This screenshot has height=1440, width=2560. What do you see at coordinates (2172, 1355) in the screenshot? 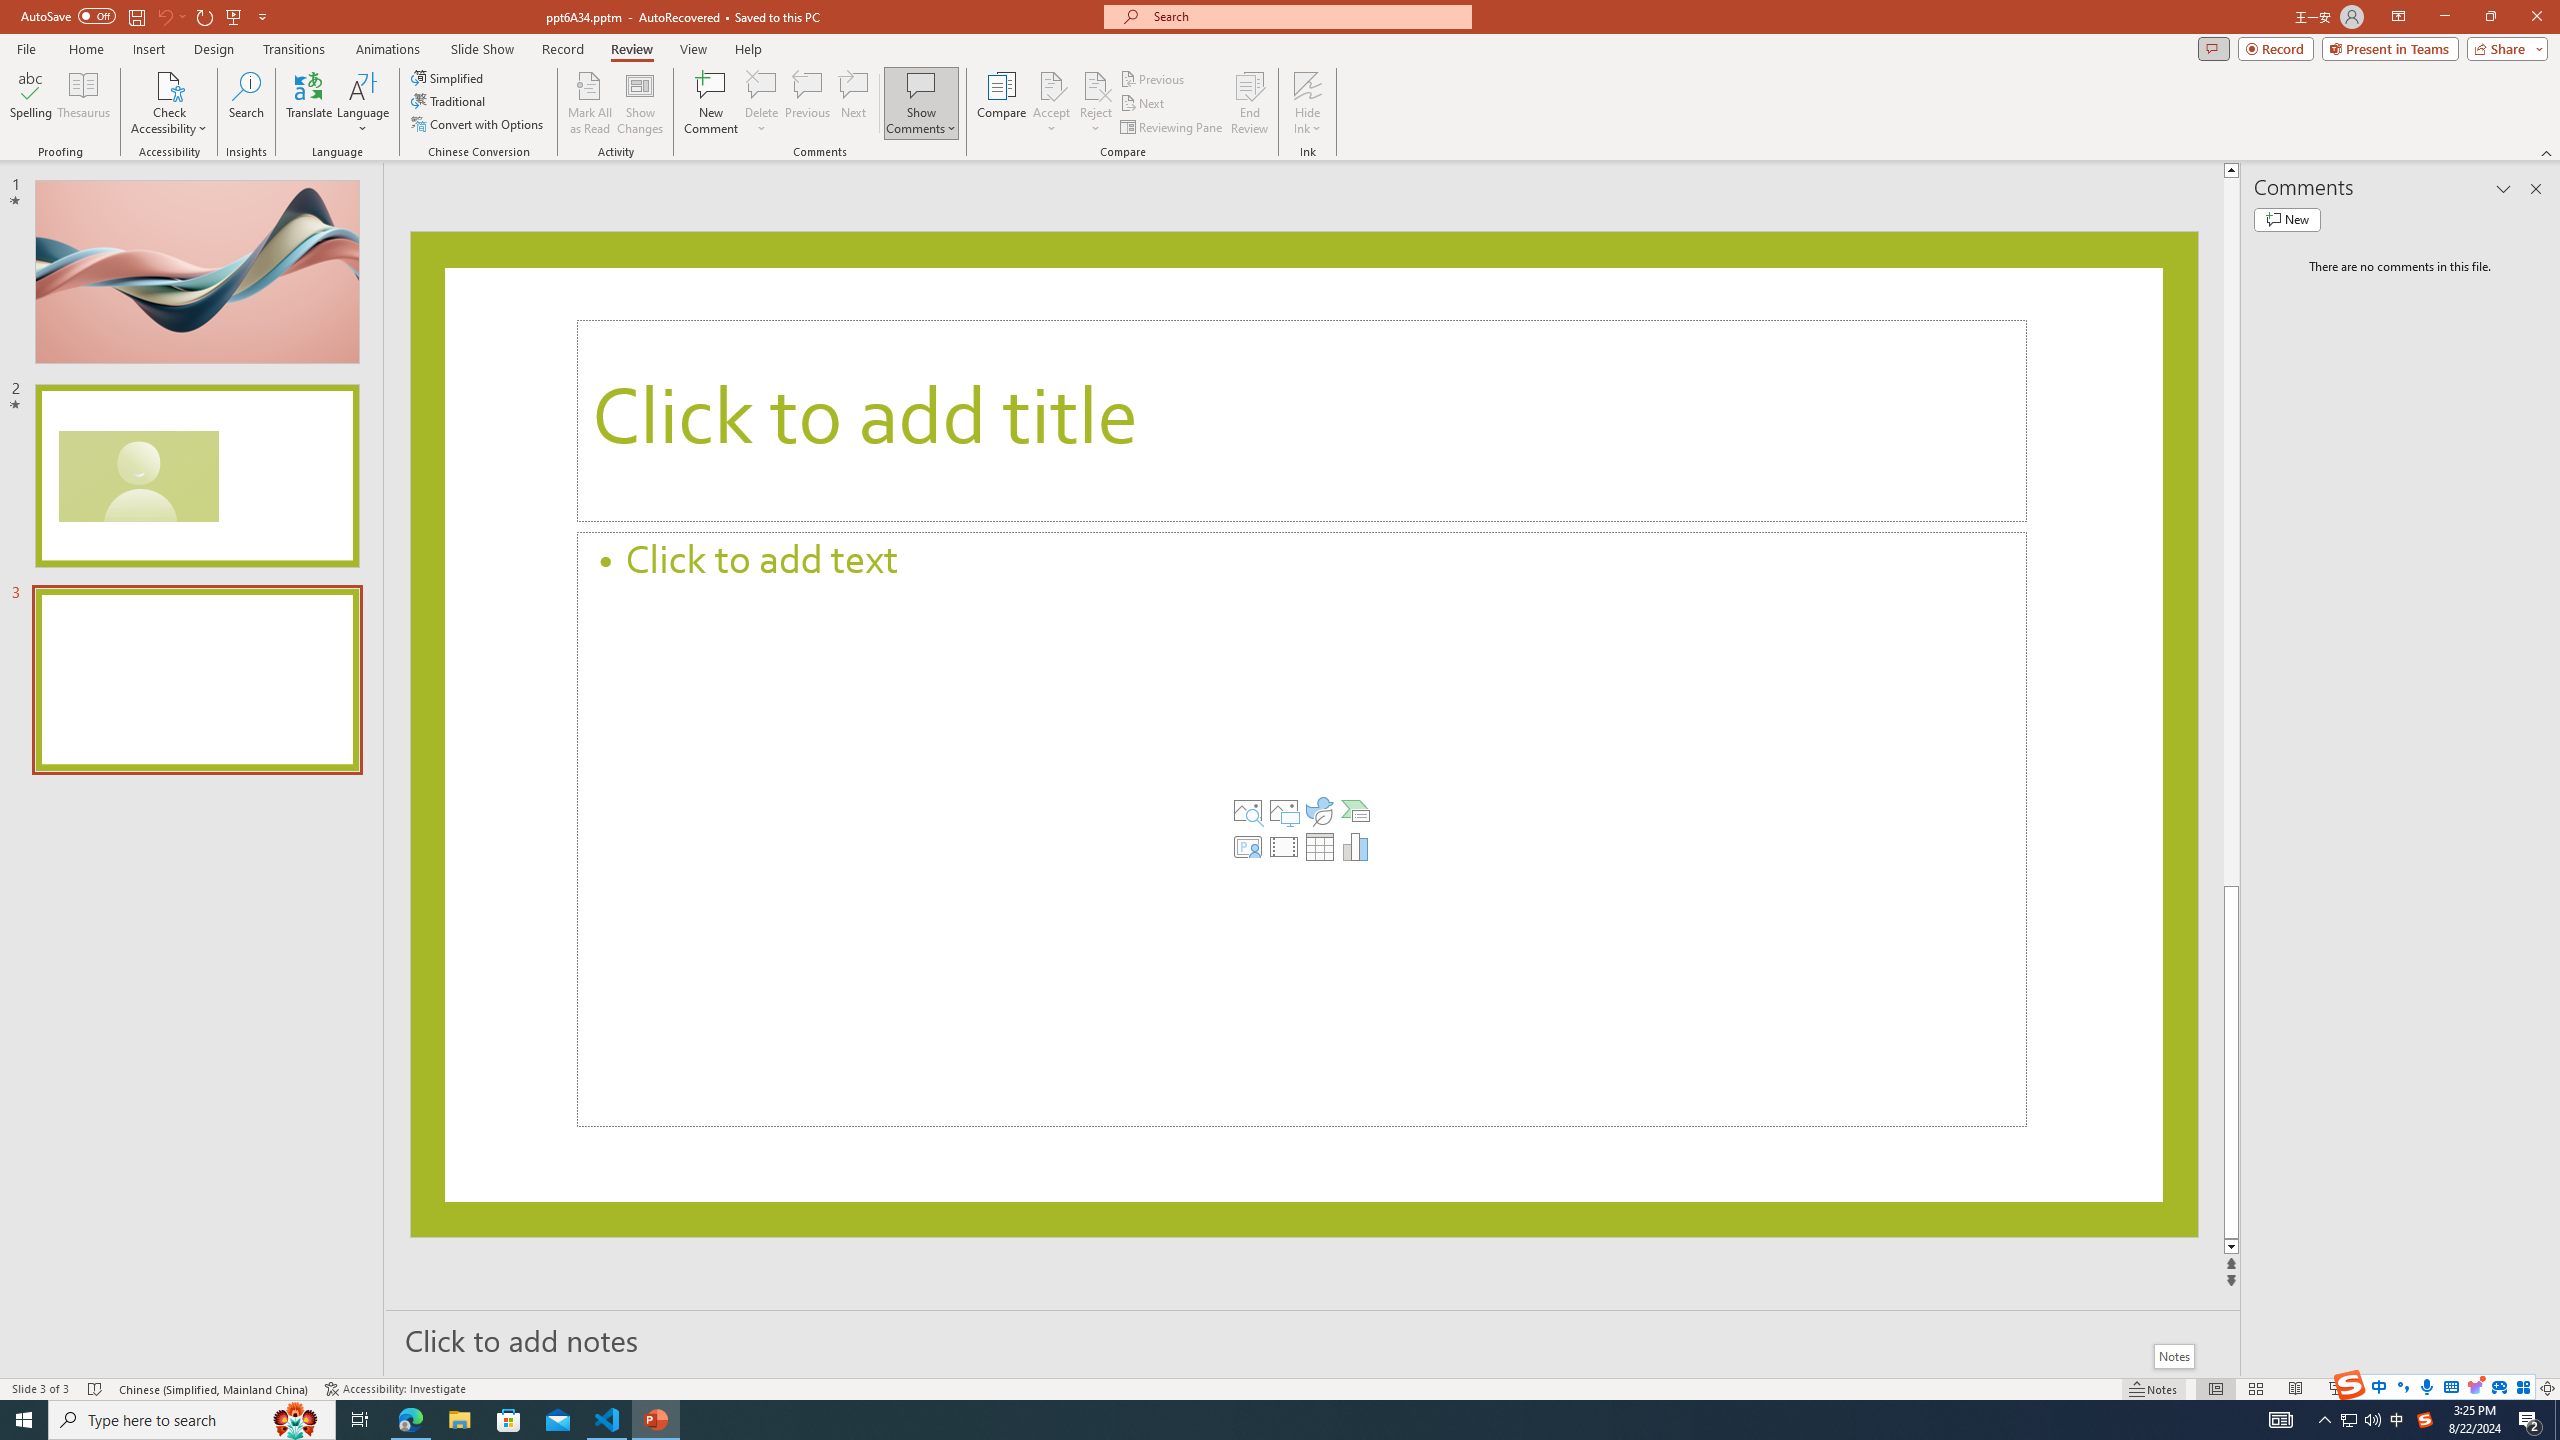
I see `'Notes'` at bounding box center [2172, 1355].